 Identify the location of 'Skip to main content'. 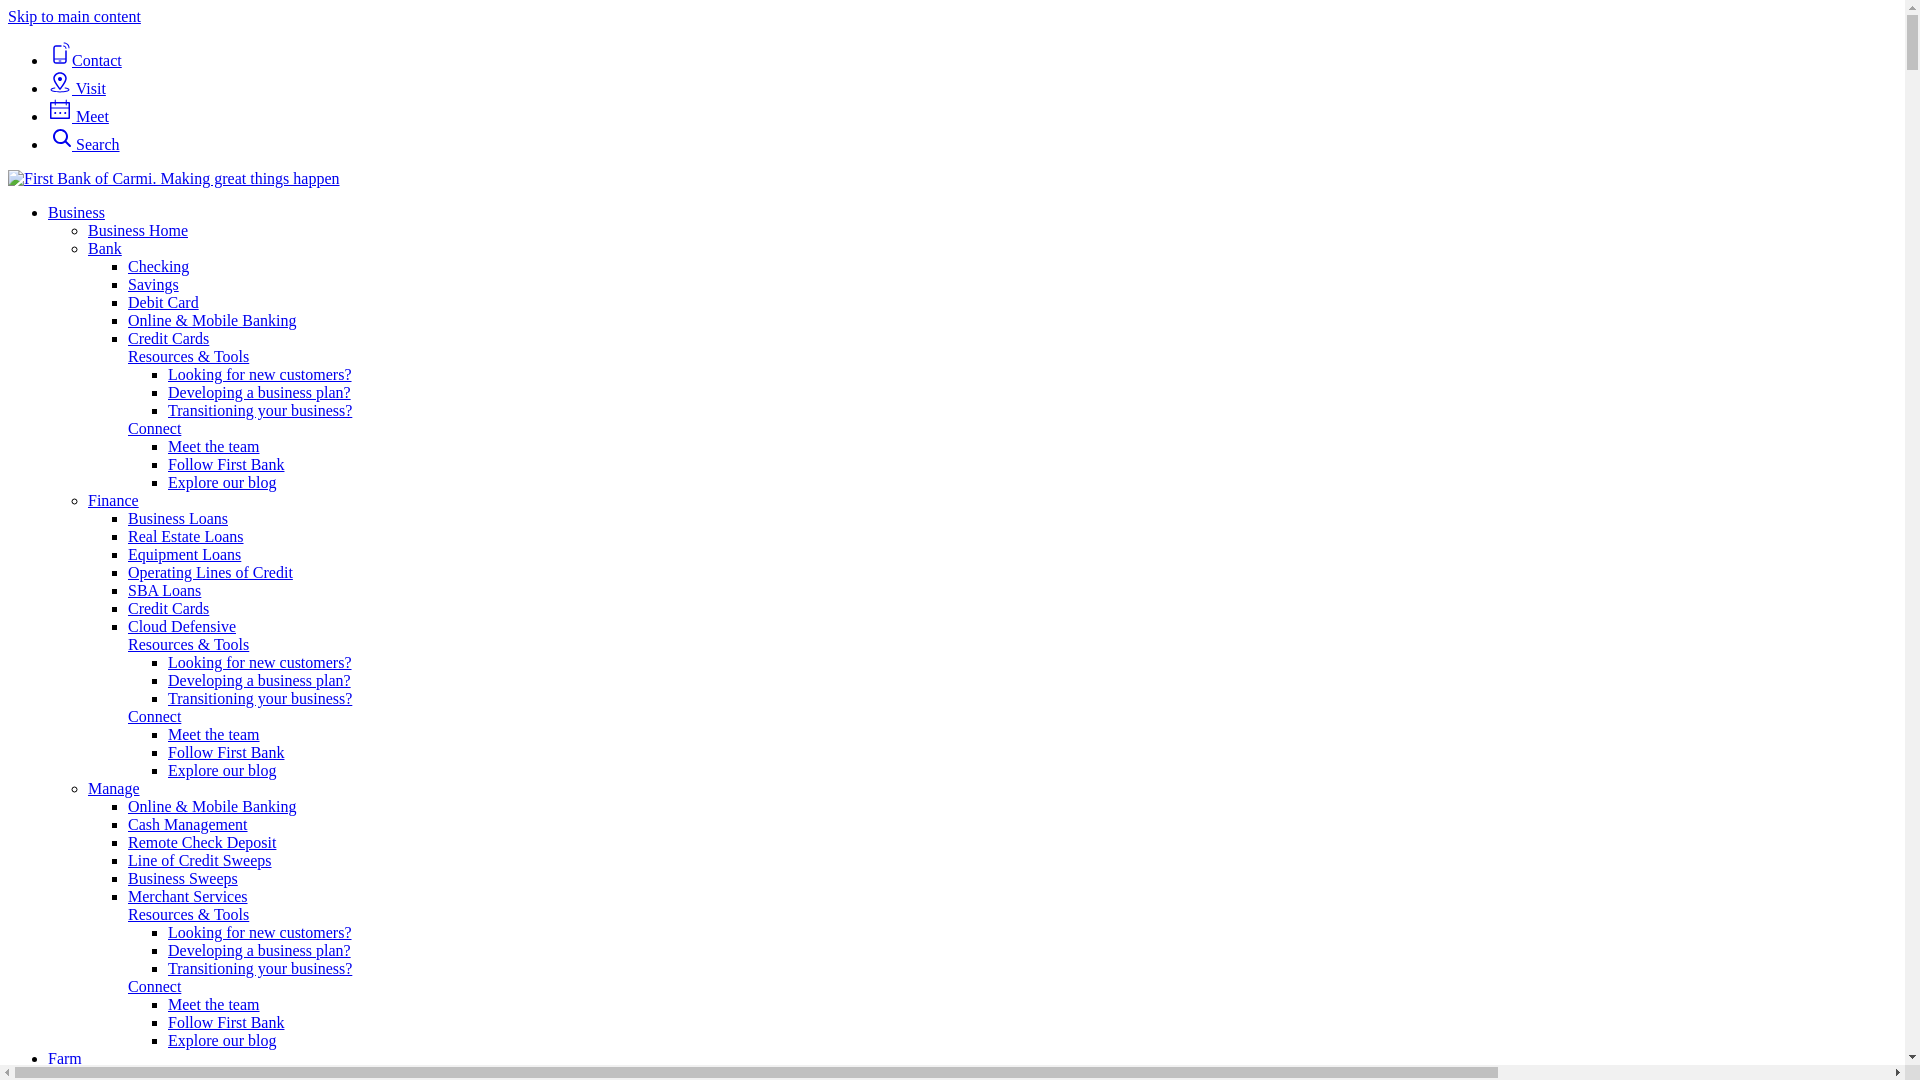
(74, 16).